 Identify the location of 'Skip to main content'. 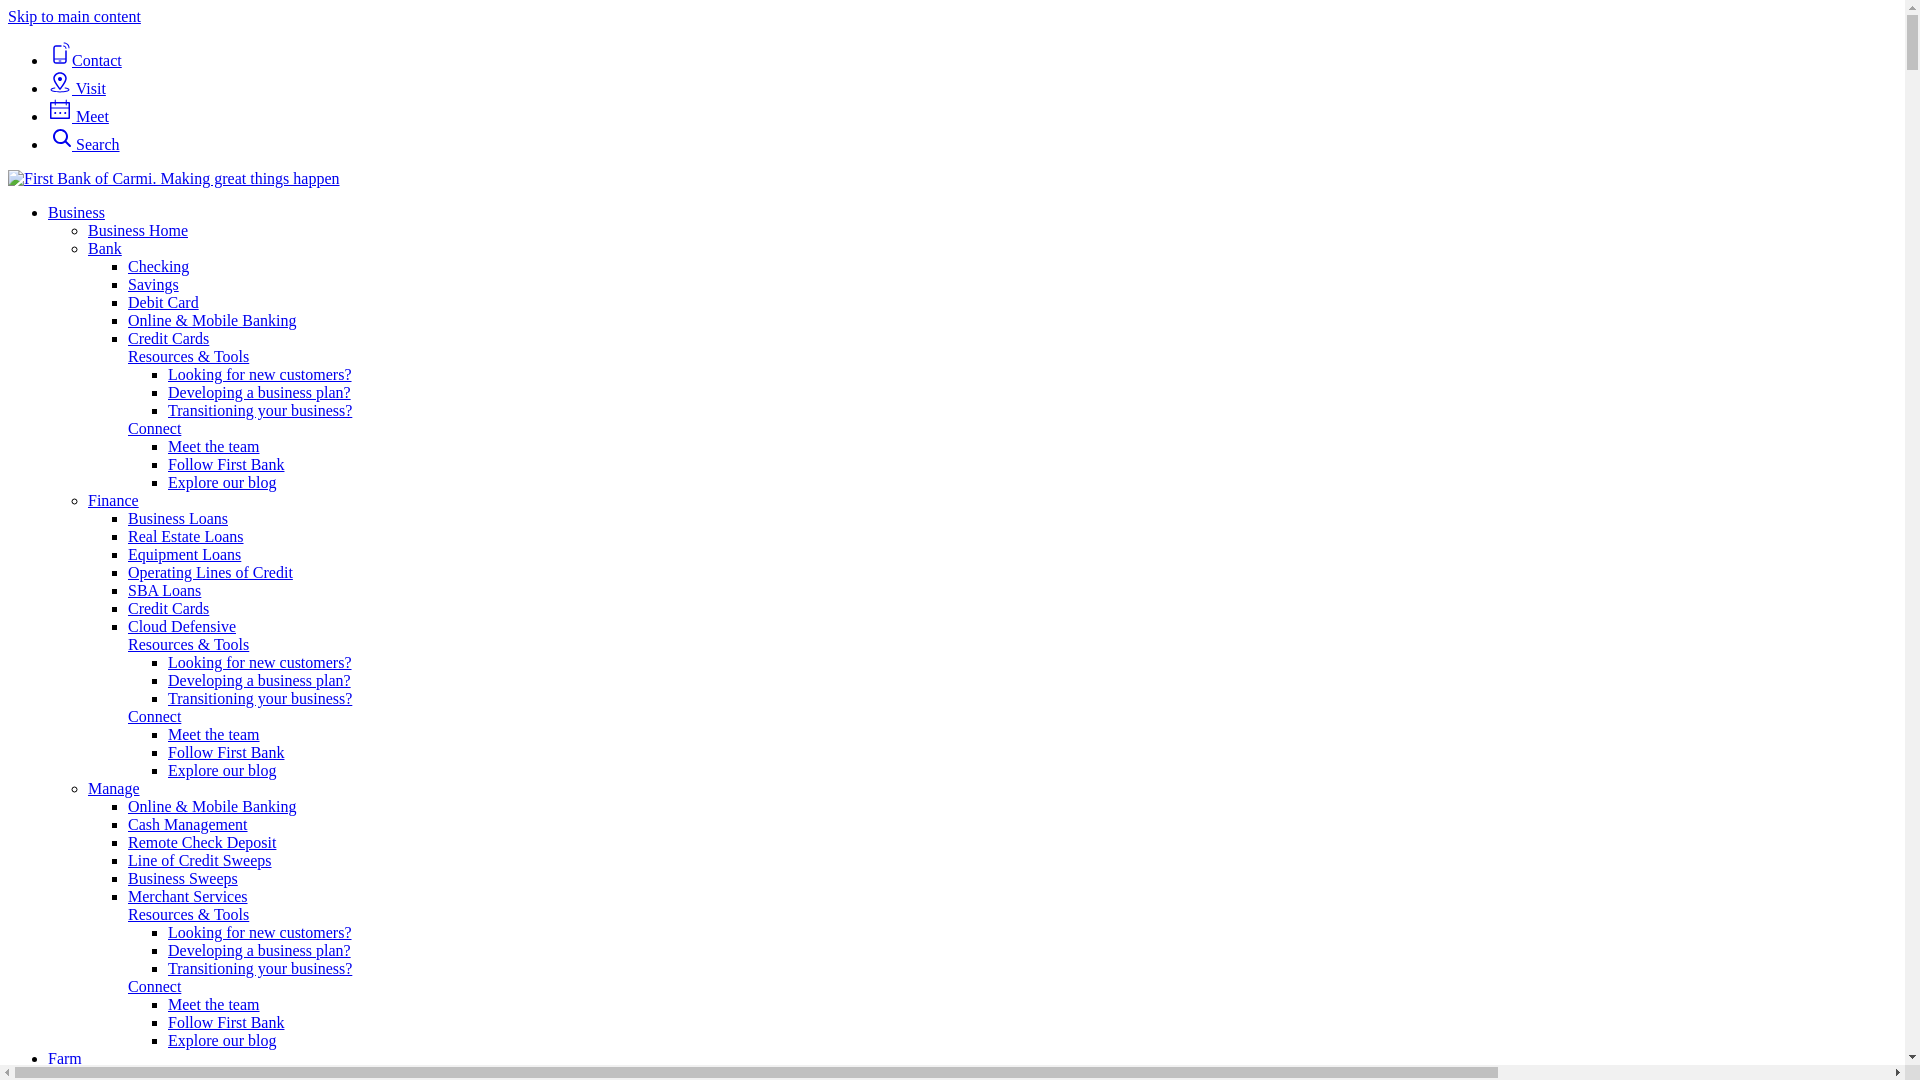
(74, 16).